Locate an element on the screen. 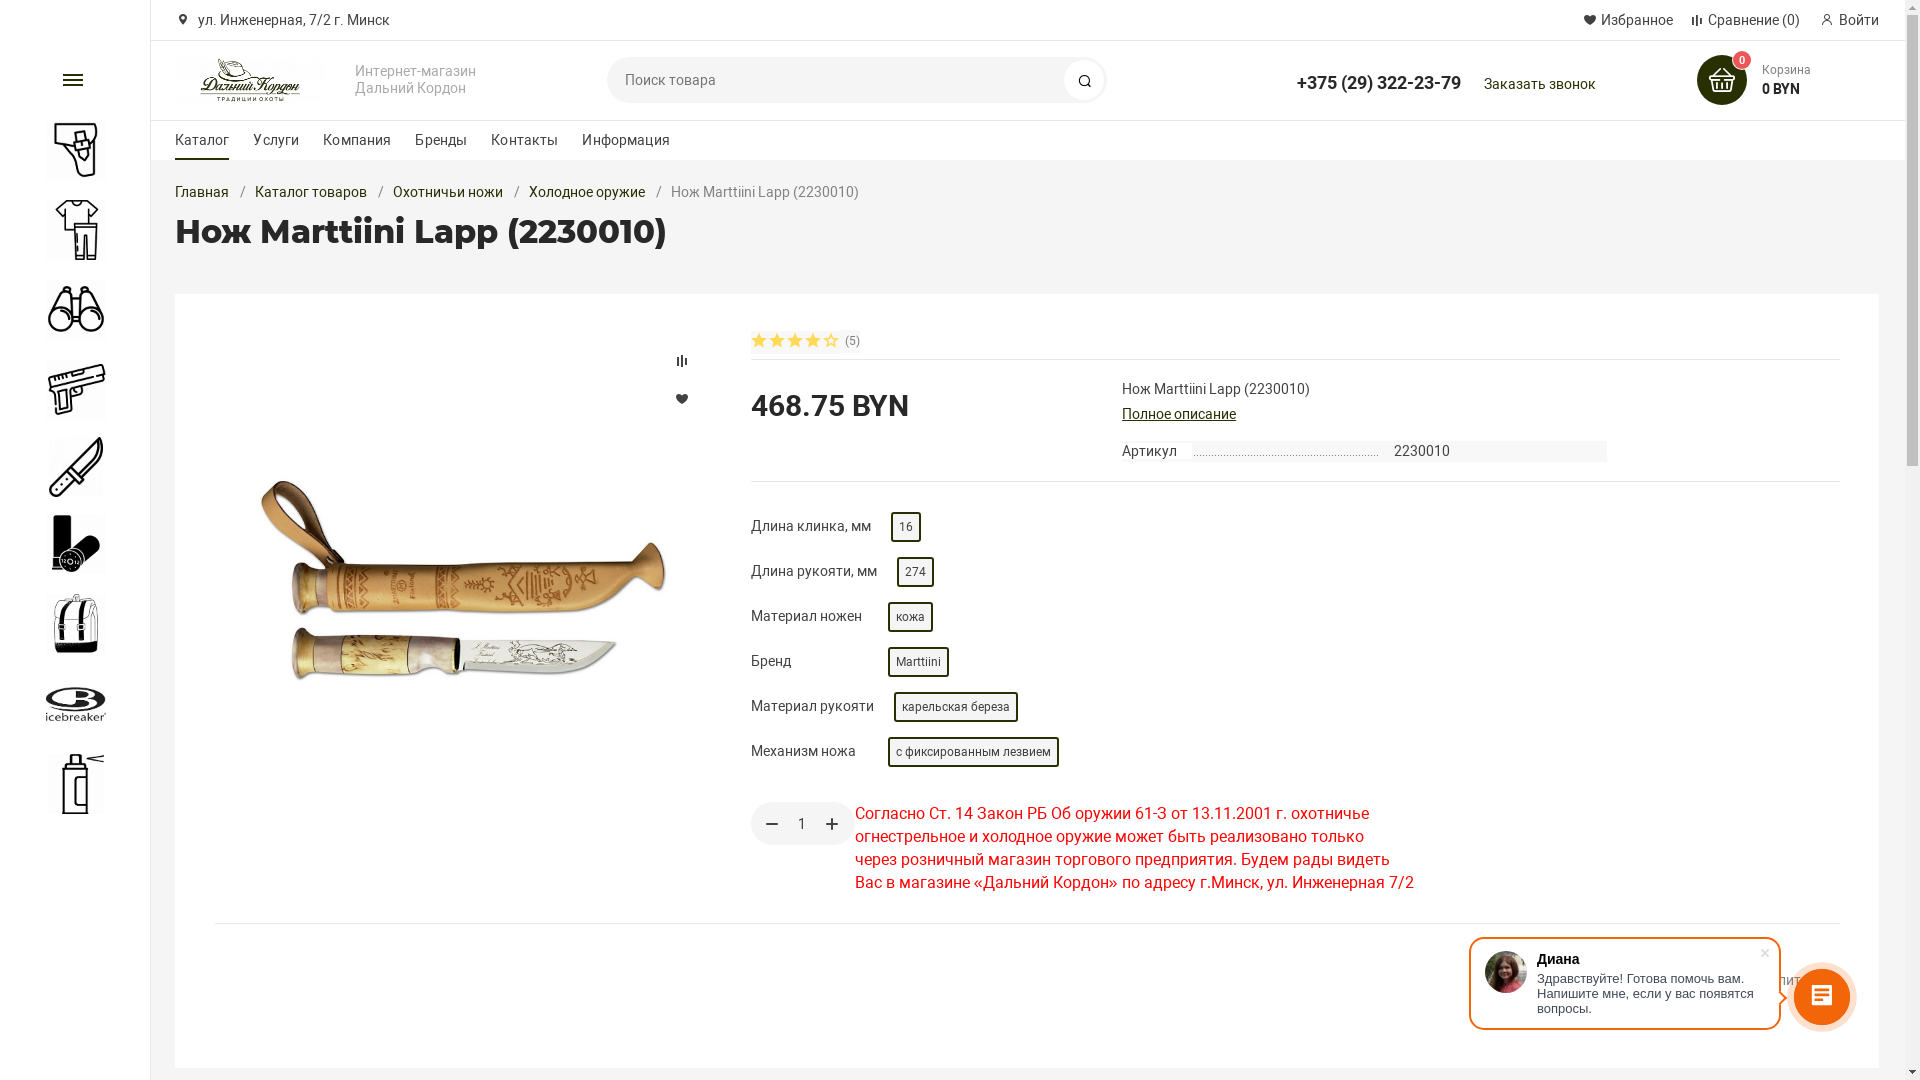  '5' is located at coordinates (831, 341).